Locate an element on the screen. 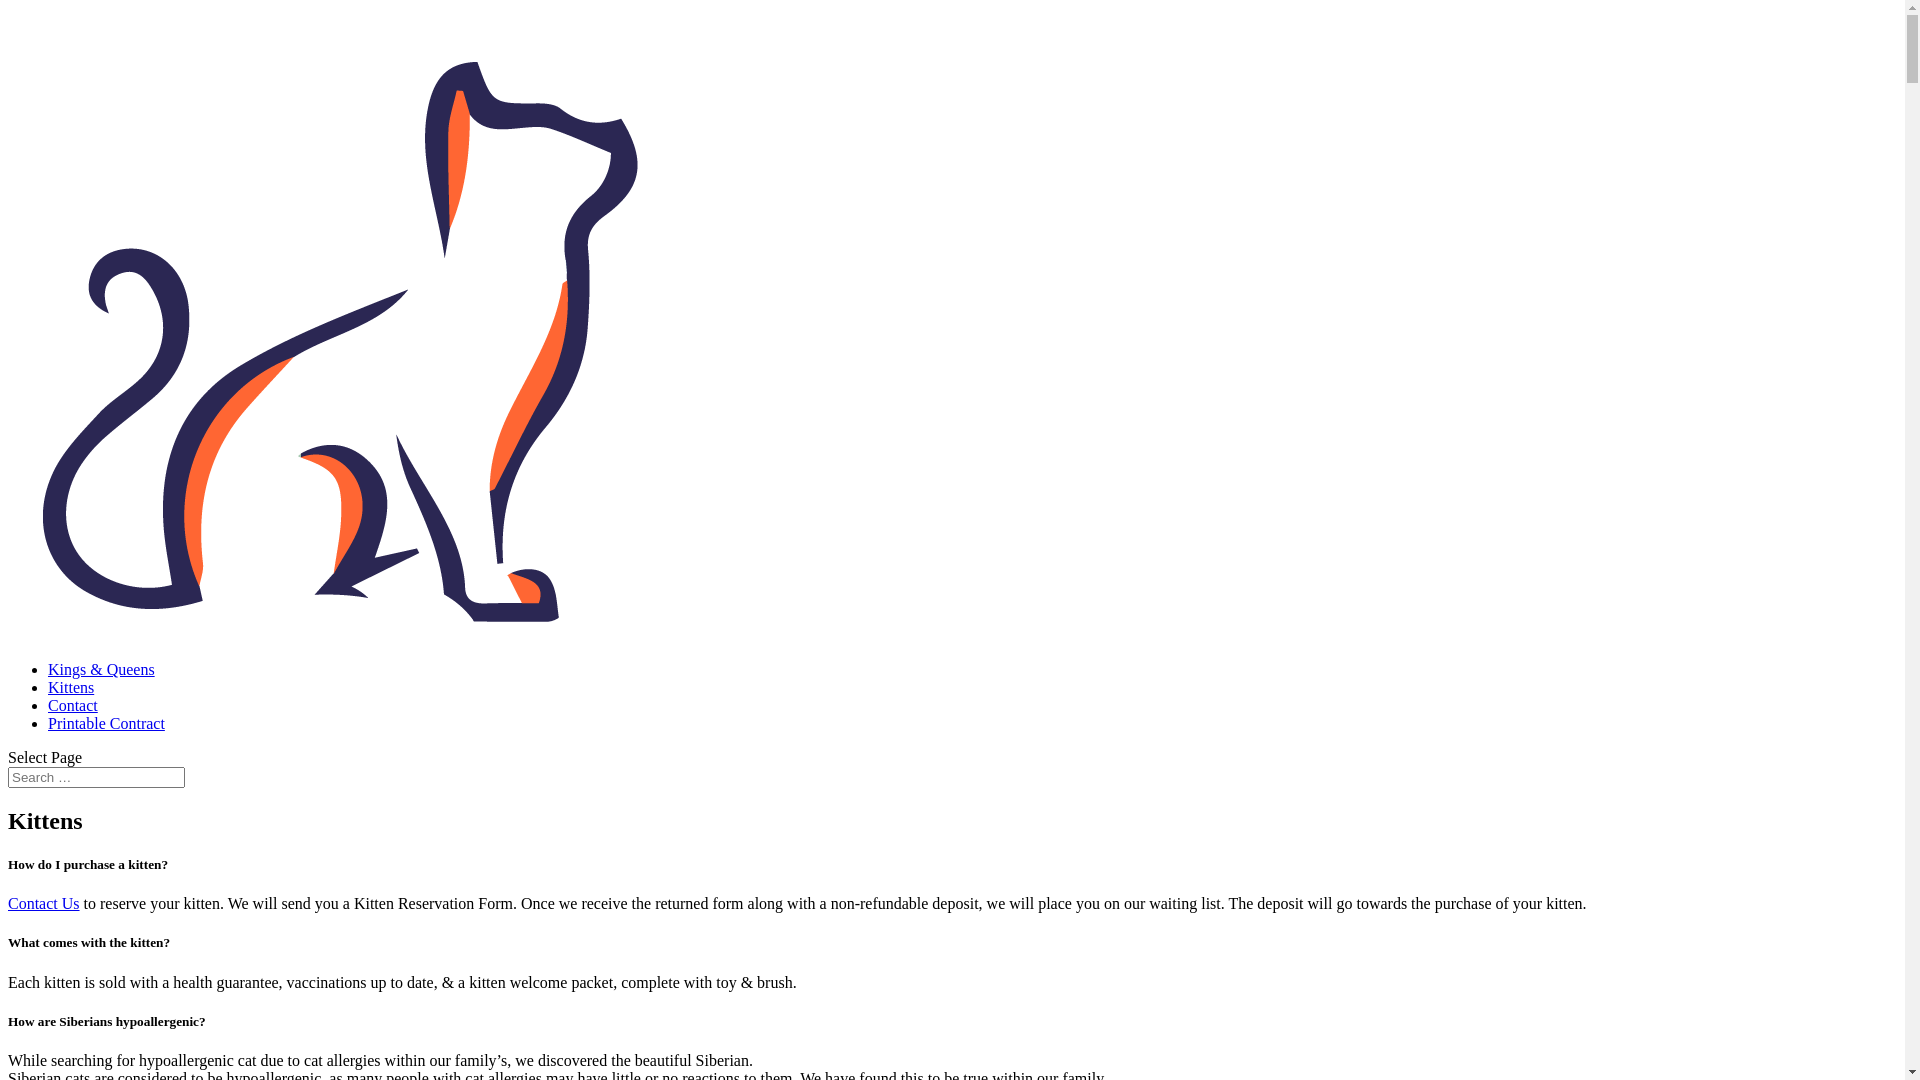  'Contact Us' is located at coordinates (43, 903).